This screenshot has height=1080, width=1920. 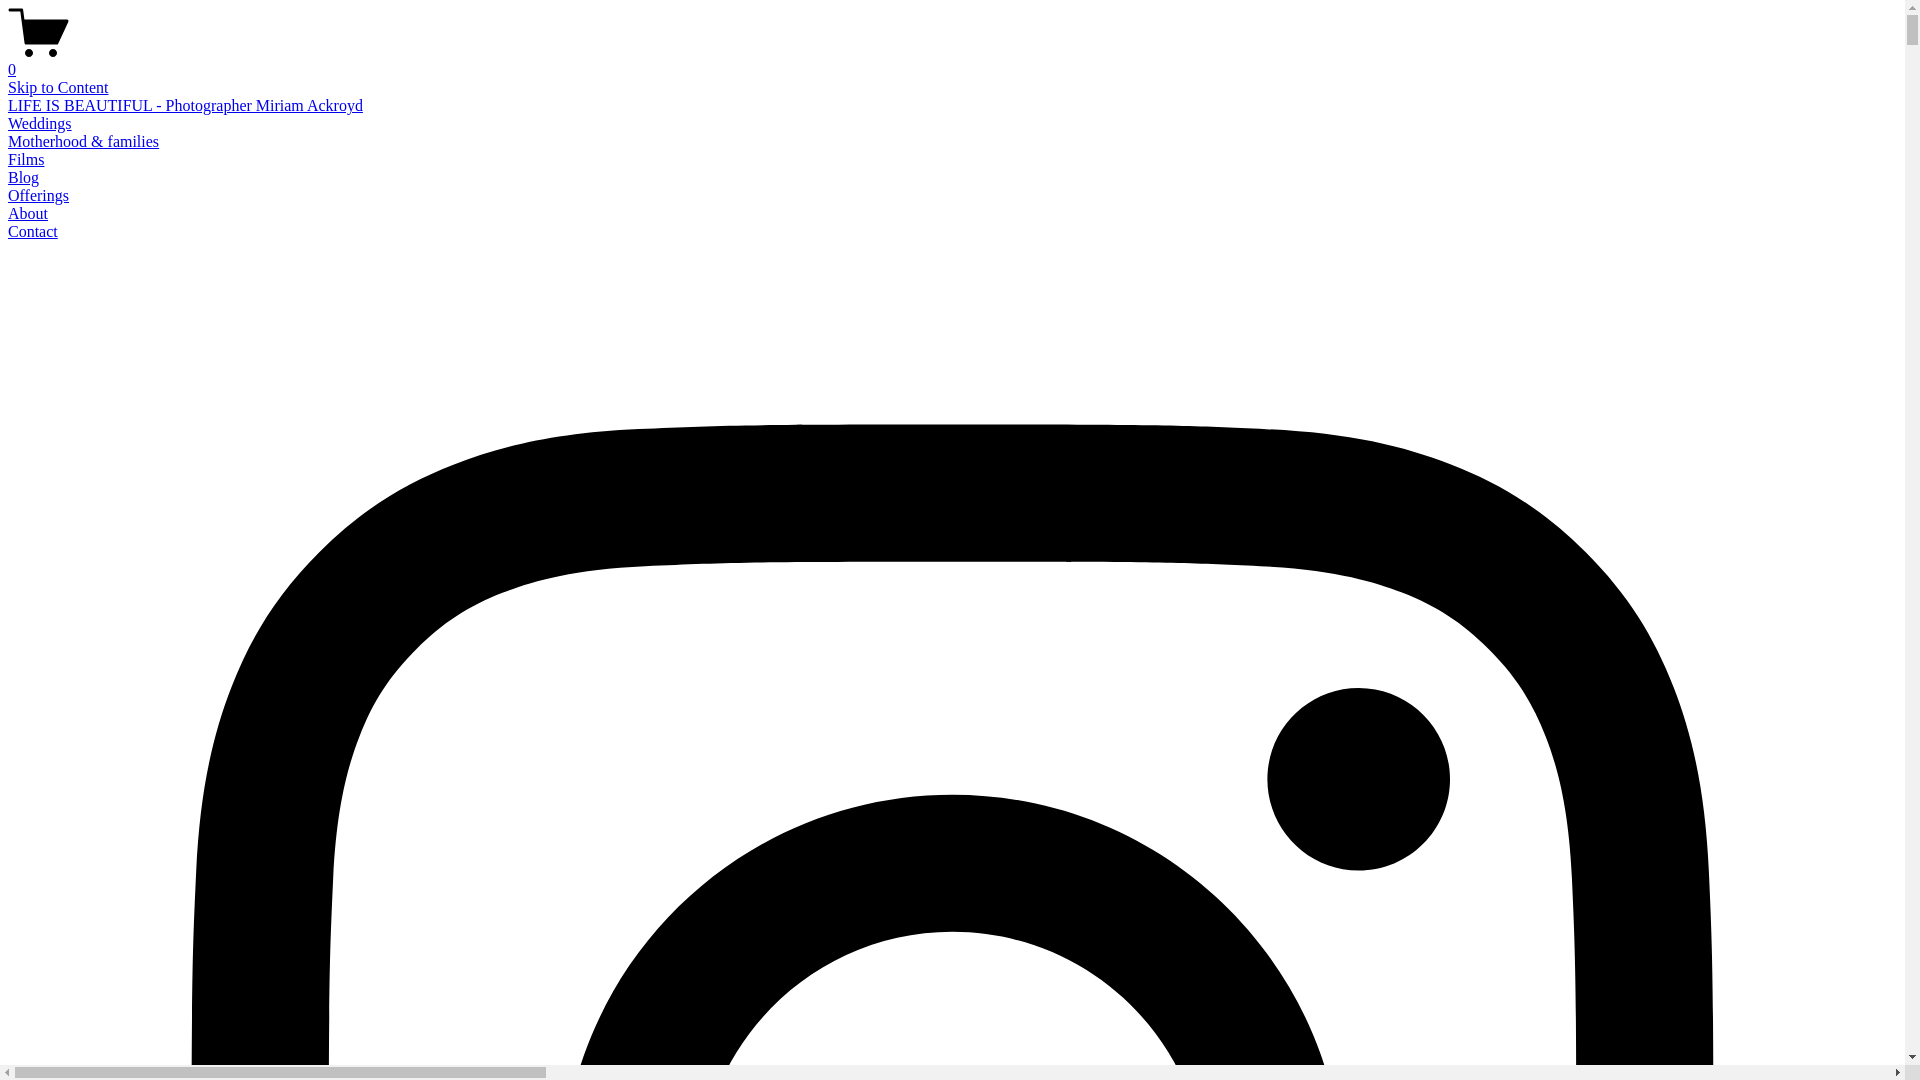 What do you see at coordinates (28, 213) in the screenshot?
I see `'About'` at bounding box center [28, 213].